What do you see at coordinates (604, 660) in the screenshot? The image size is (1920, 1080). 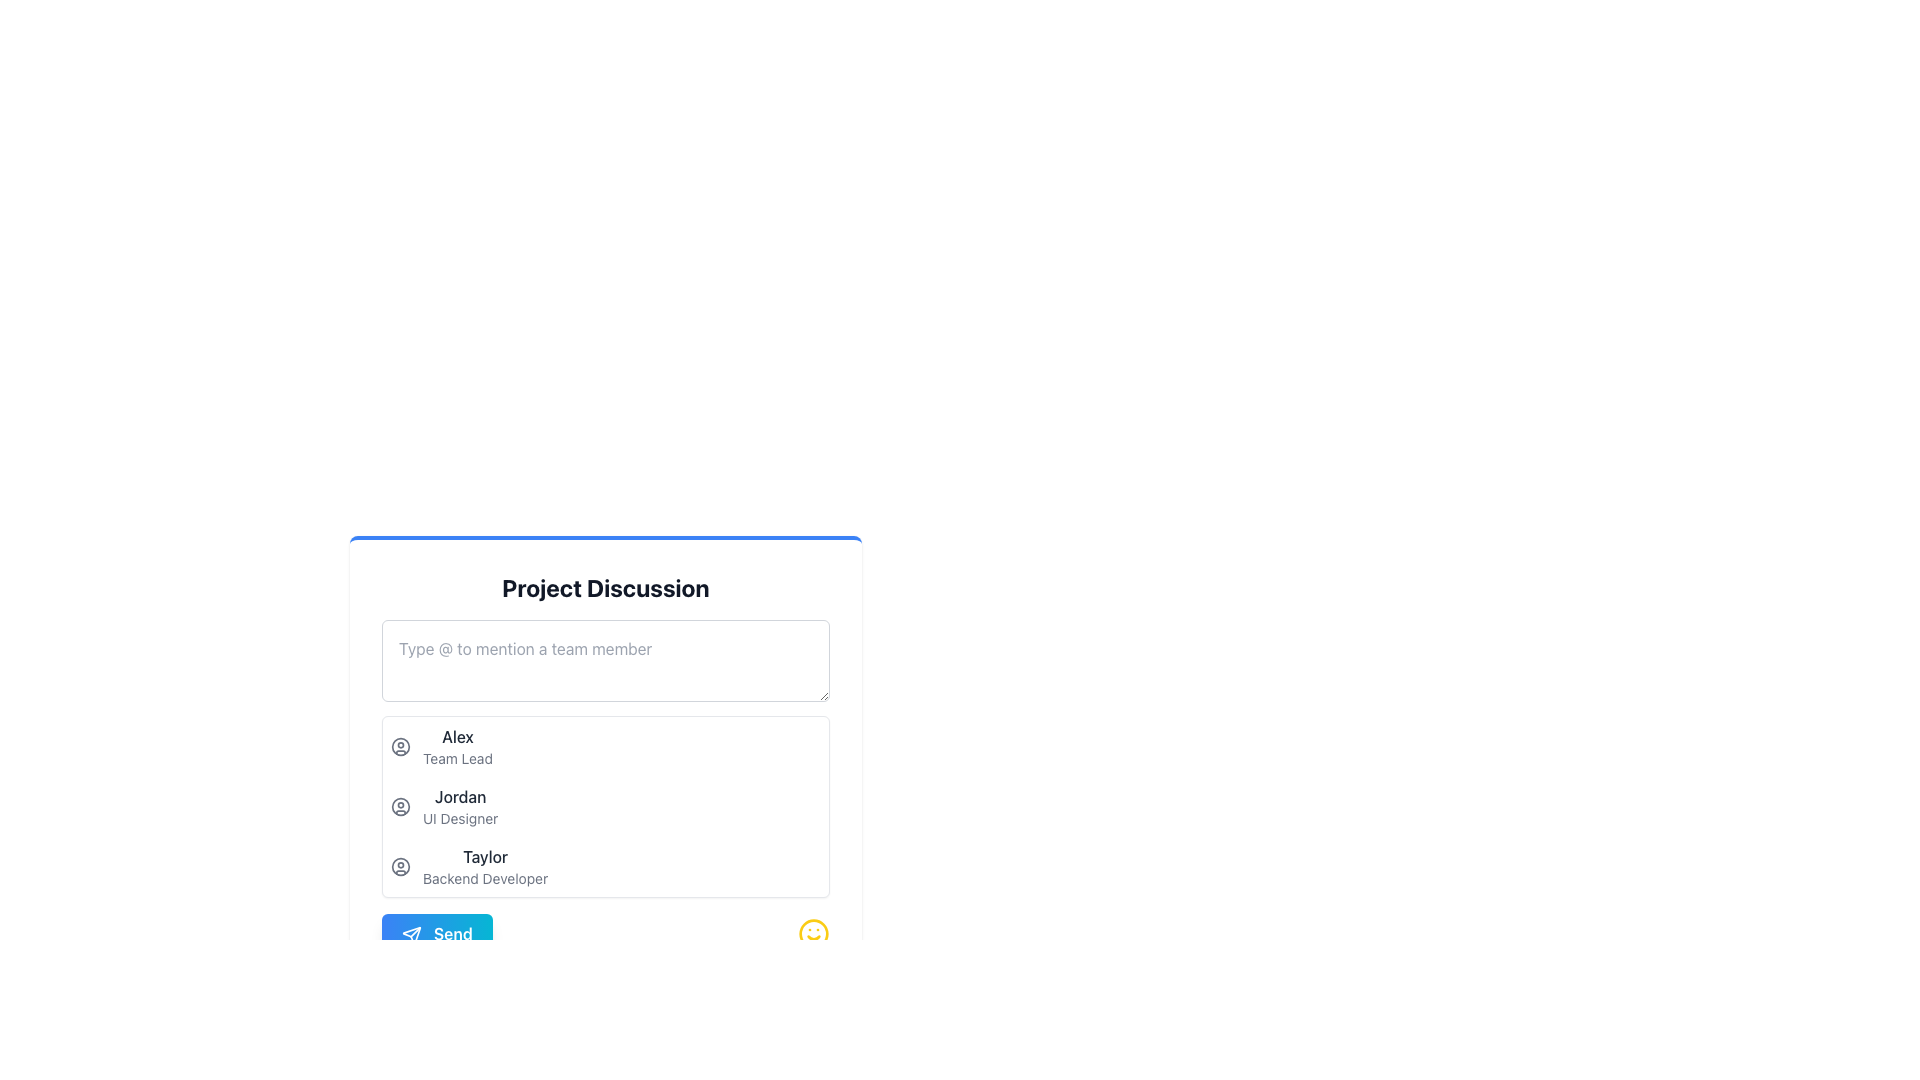 I see `the Text Input Field located beneath the 'Project Discussion' heading to focus it for user input` at bounding box center [604, 660].